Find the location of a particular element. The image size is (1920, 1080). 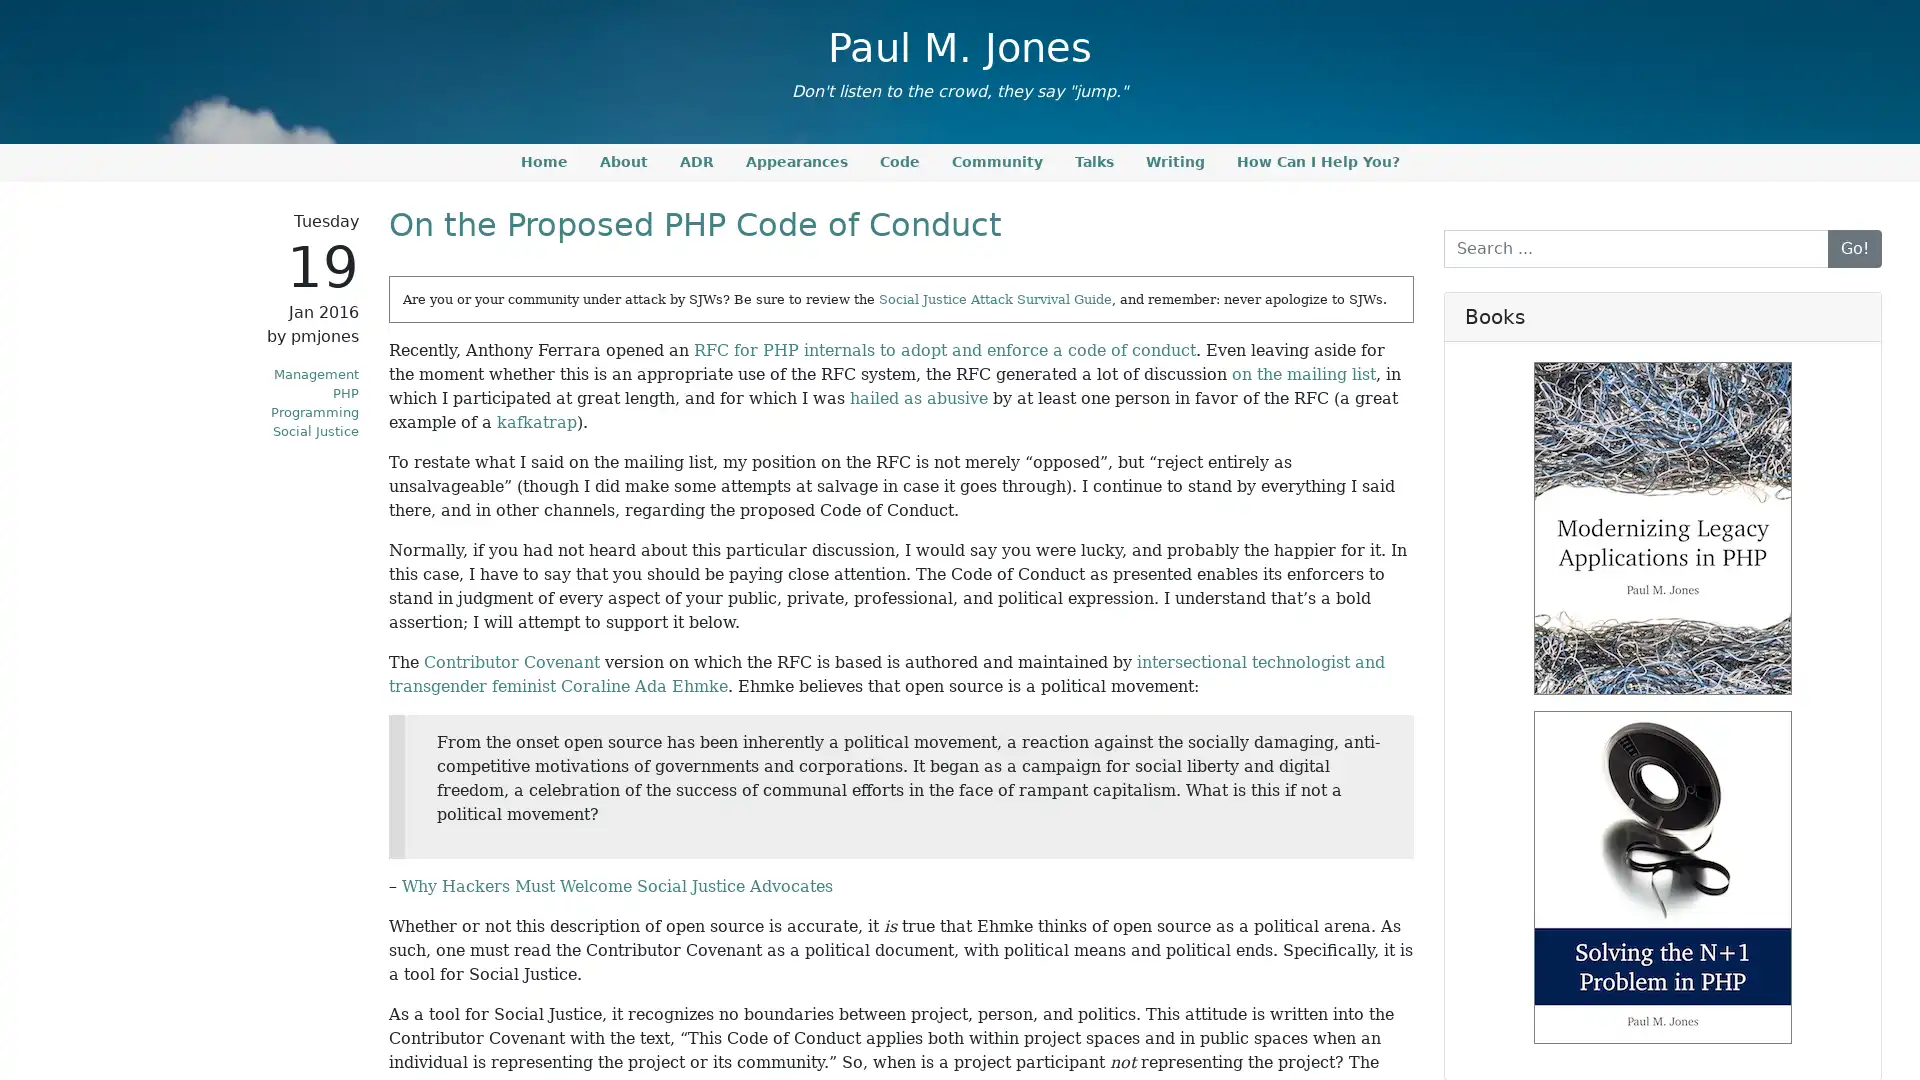

Go! is located at coordinates (1853, 246).